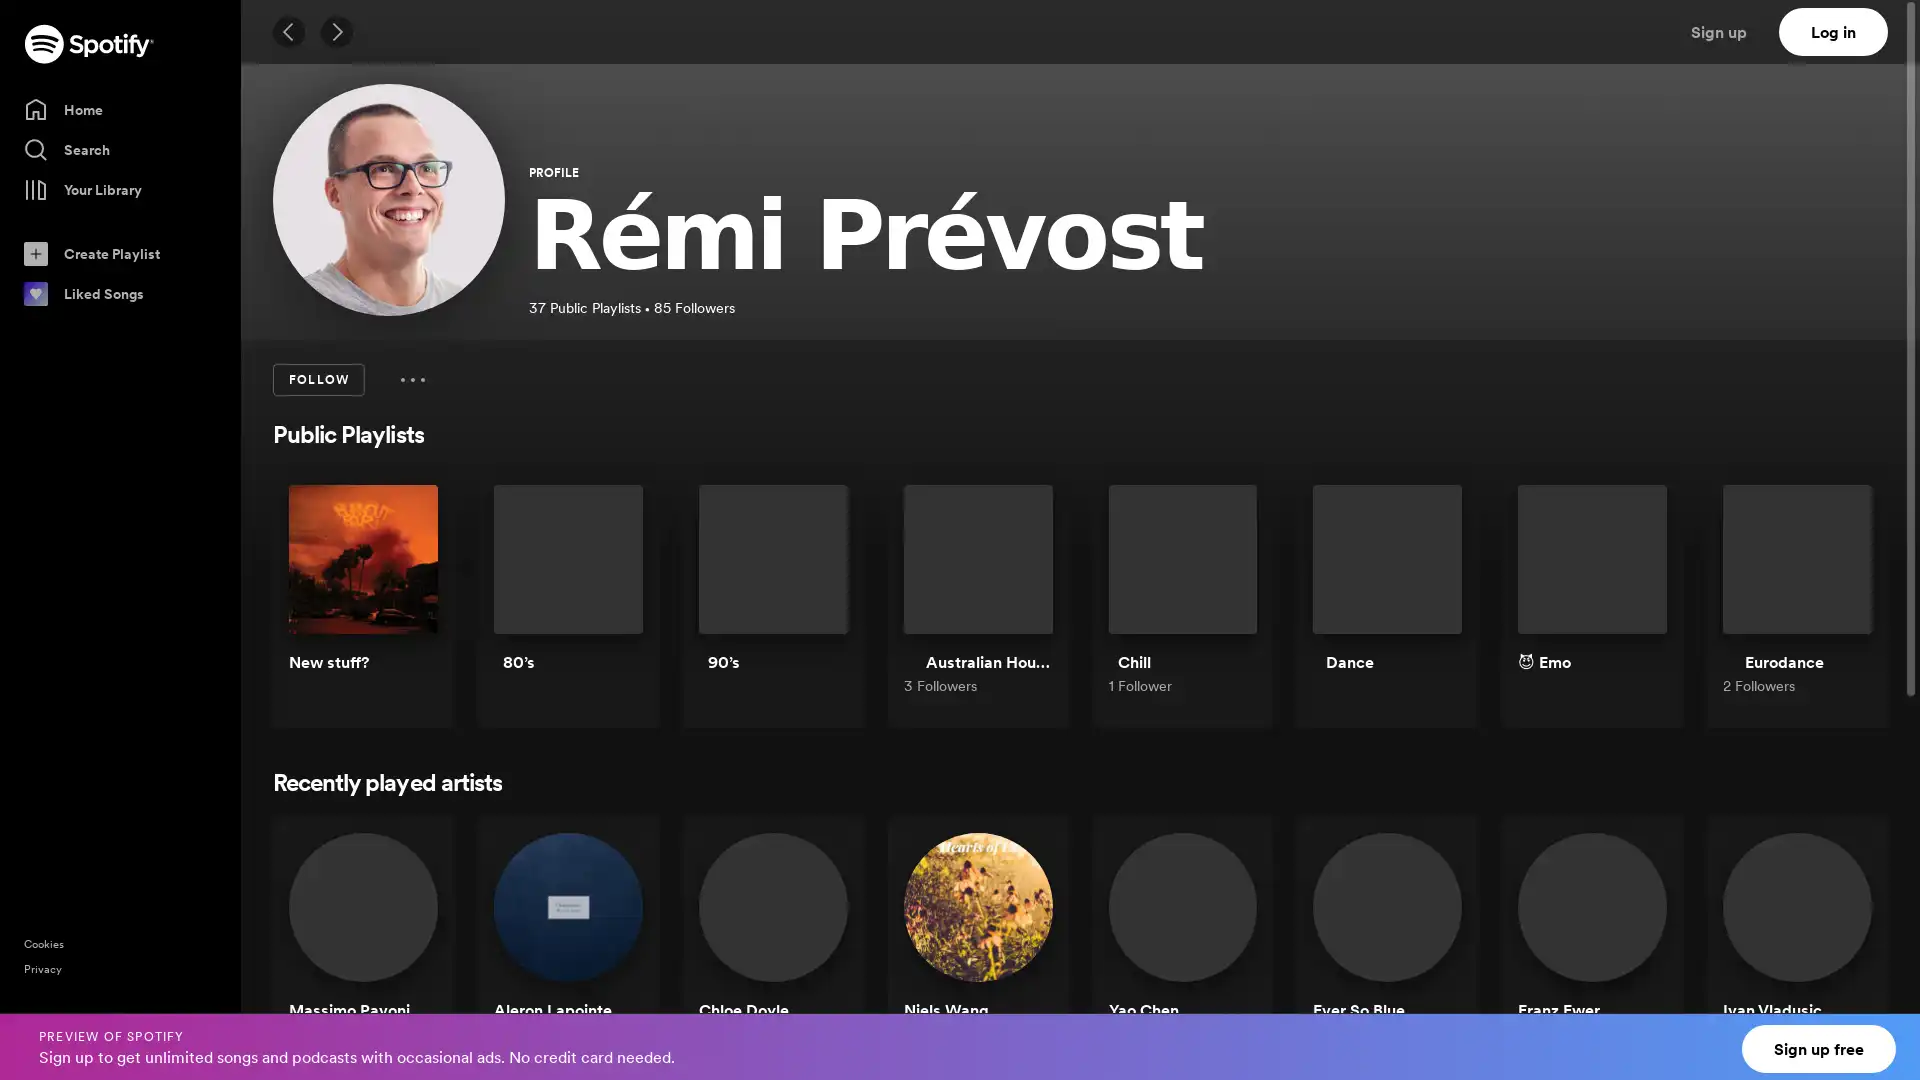  I want to click on Play Chloe Doyle, so click(815, 955).